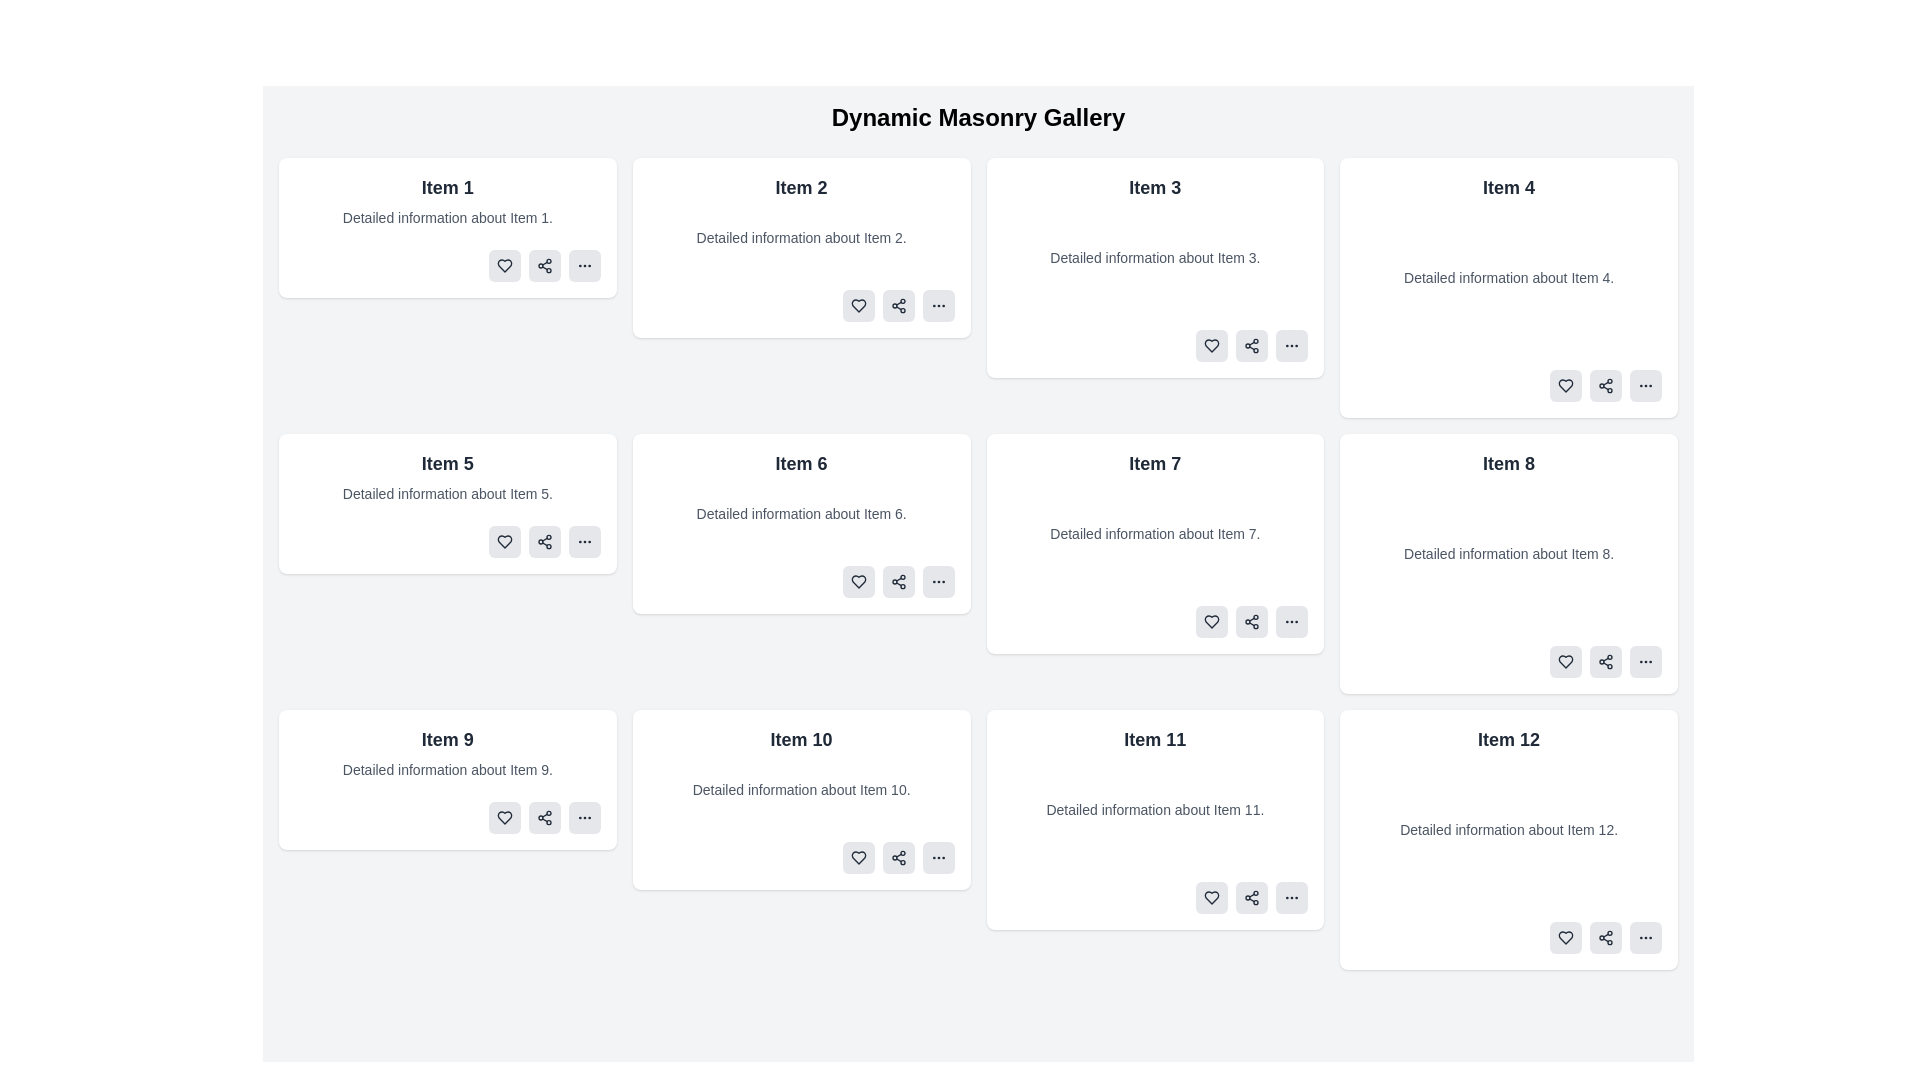 This screenshot has width=1920, height=1080. What do you see at coordinates (1646, 937) in the screenshot?
I see `the ellipsis icon, which consists of three small, evenly spaced dots in a minimalist grayscale design, located at the bottom right corner of the card labeled 'Item 12'` at bounding box center [1646, 937].